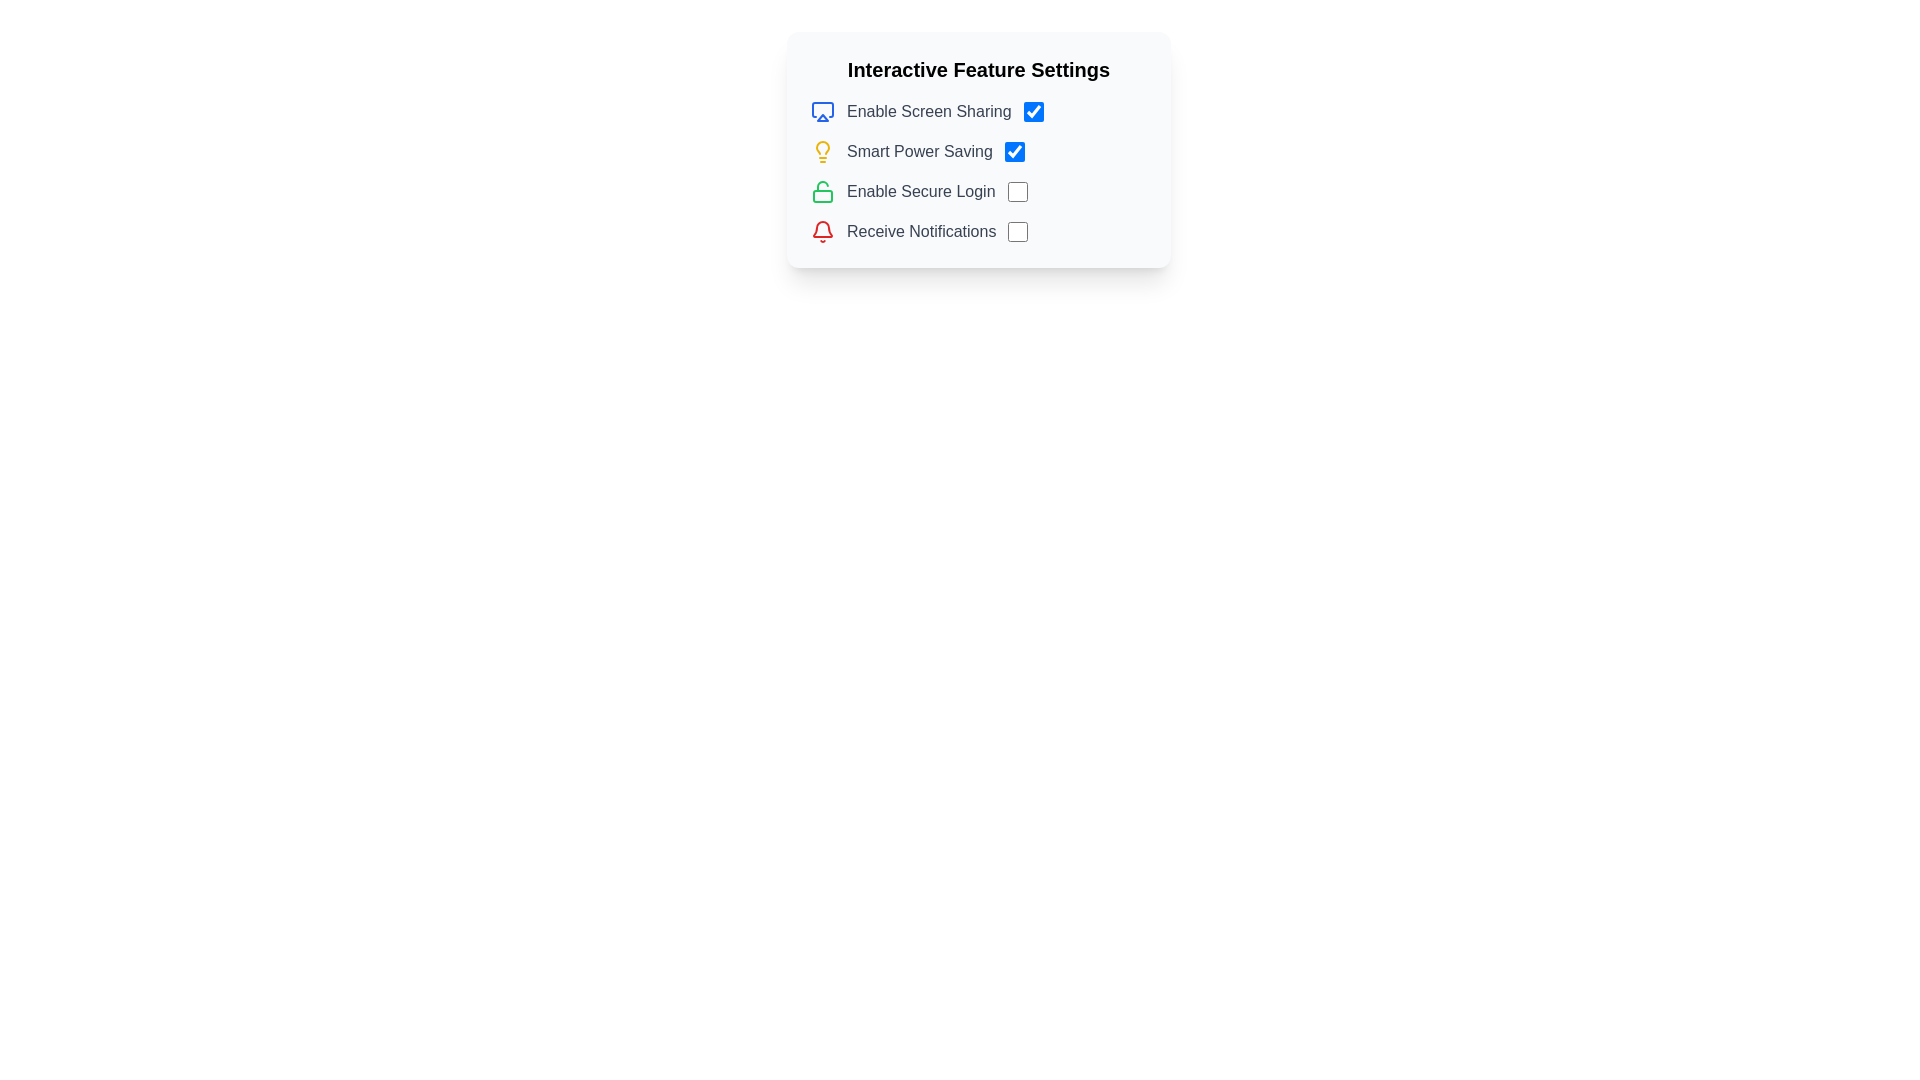 Image resolution: width=1920 pixels, height=1080 pixels. Describe the element at coordinates (1017, 192) in the screenshot. I see `the checkbox that toggles the 'Enable Secure Login' feature` at that location.